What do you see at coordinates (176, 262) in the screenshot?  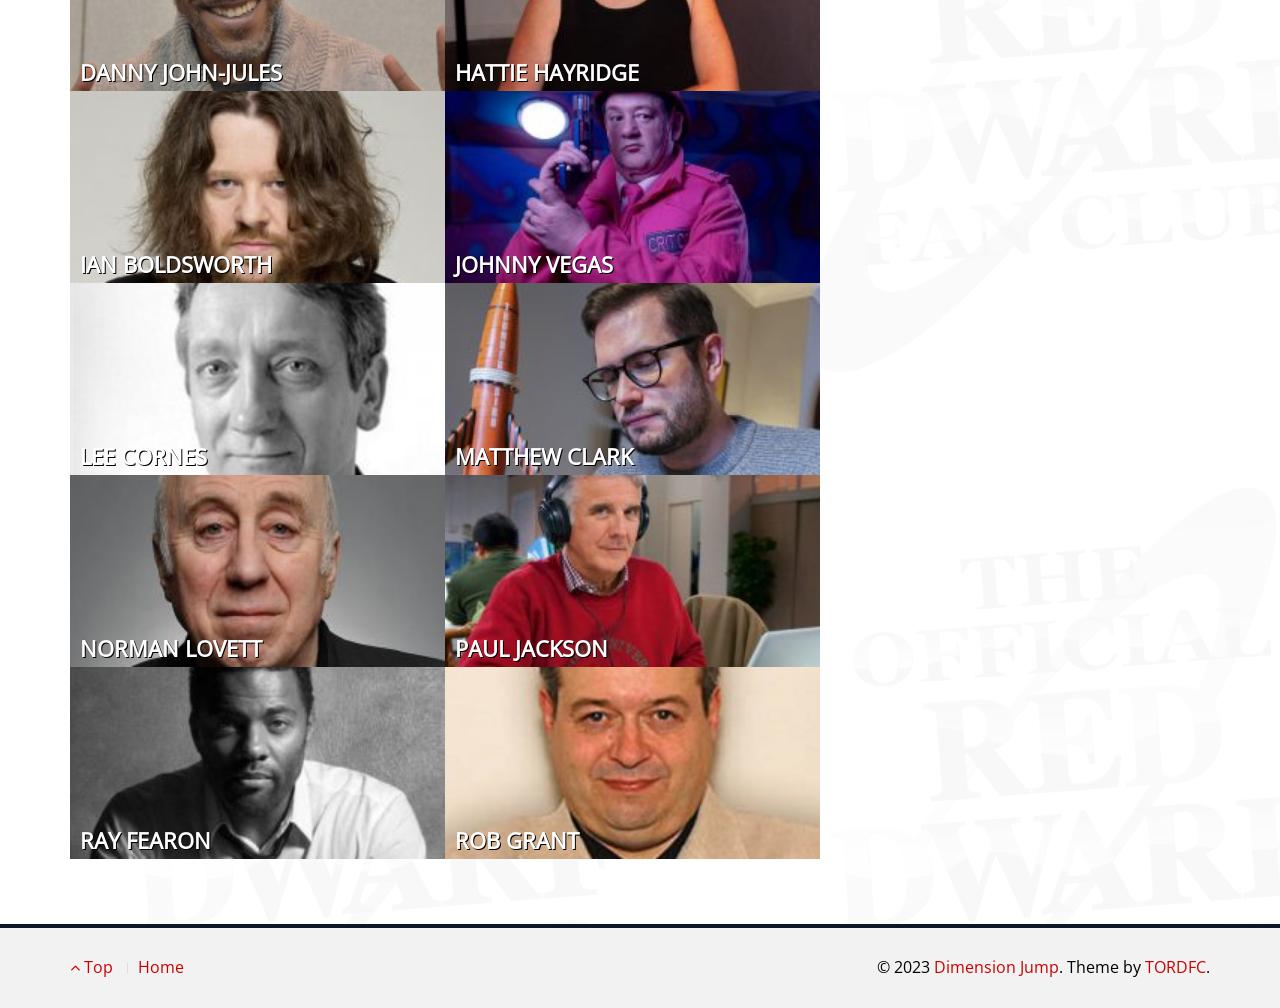 I see `'Ian Boldsworth'` at bounding box center [176, 262].